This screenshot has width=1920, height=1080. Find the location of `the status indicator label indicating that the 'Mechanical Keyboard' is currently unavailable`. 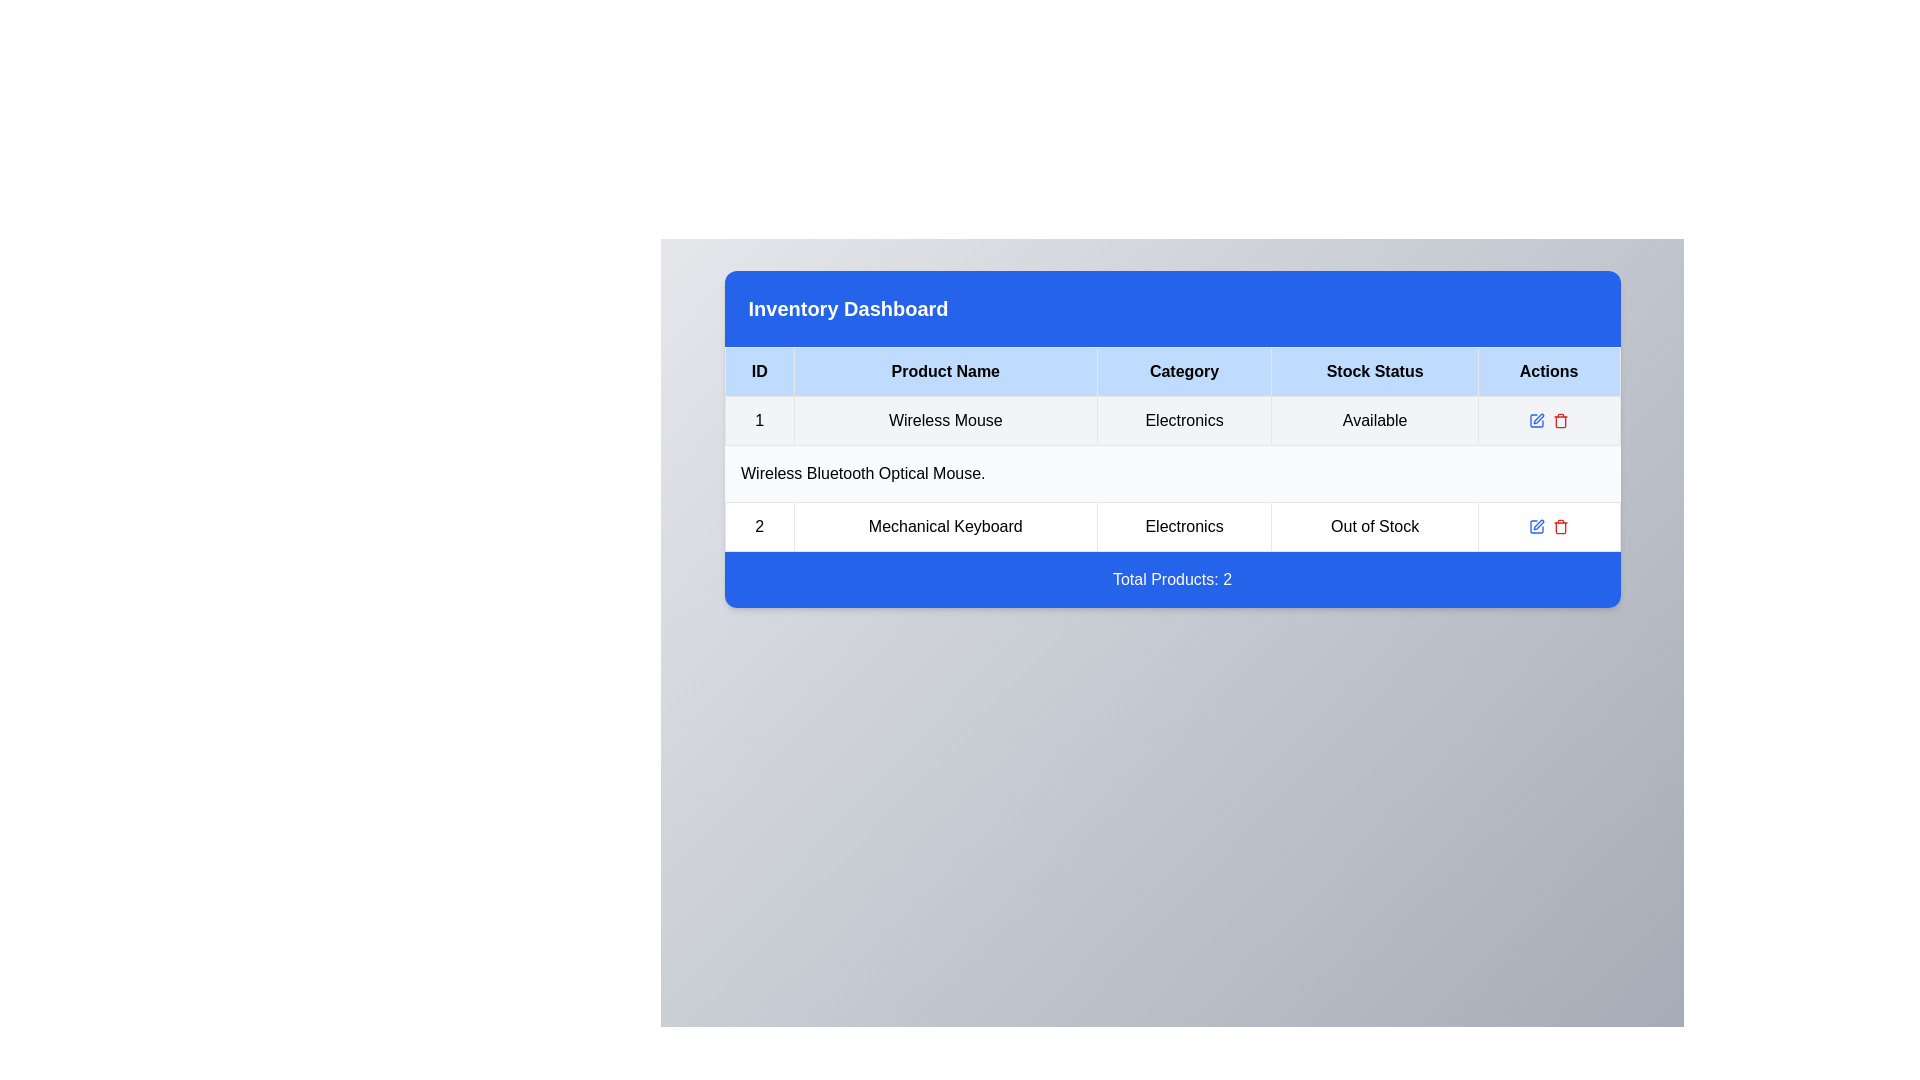

the status indicator label indicating that the 'Mechanical Keyboard' is currently unavailable is located at coordinates (1374, 526).